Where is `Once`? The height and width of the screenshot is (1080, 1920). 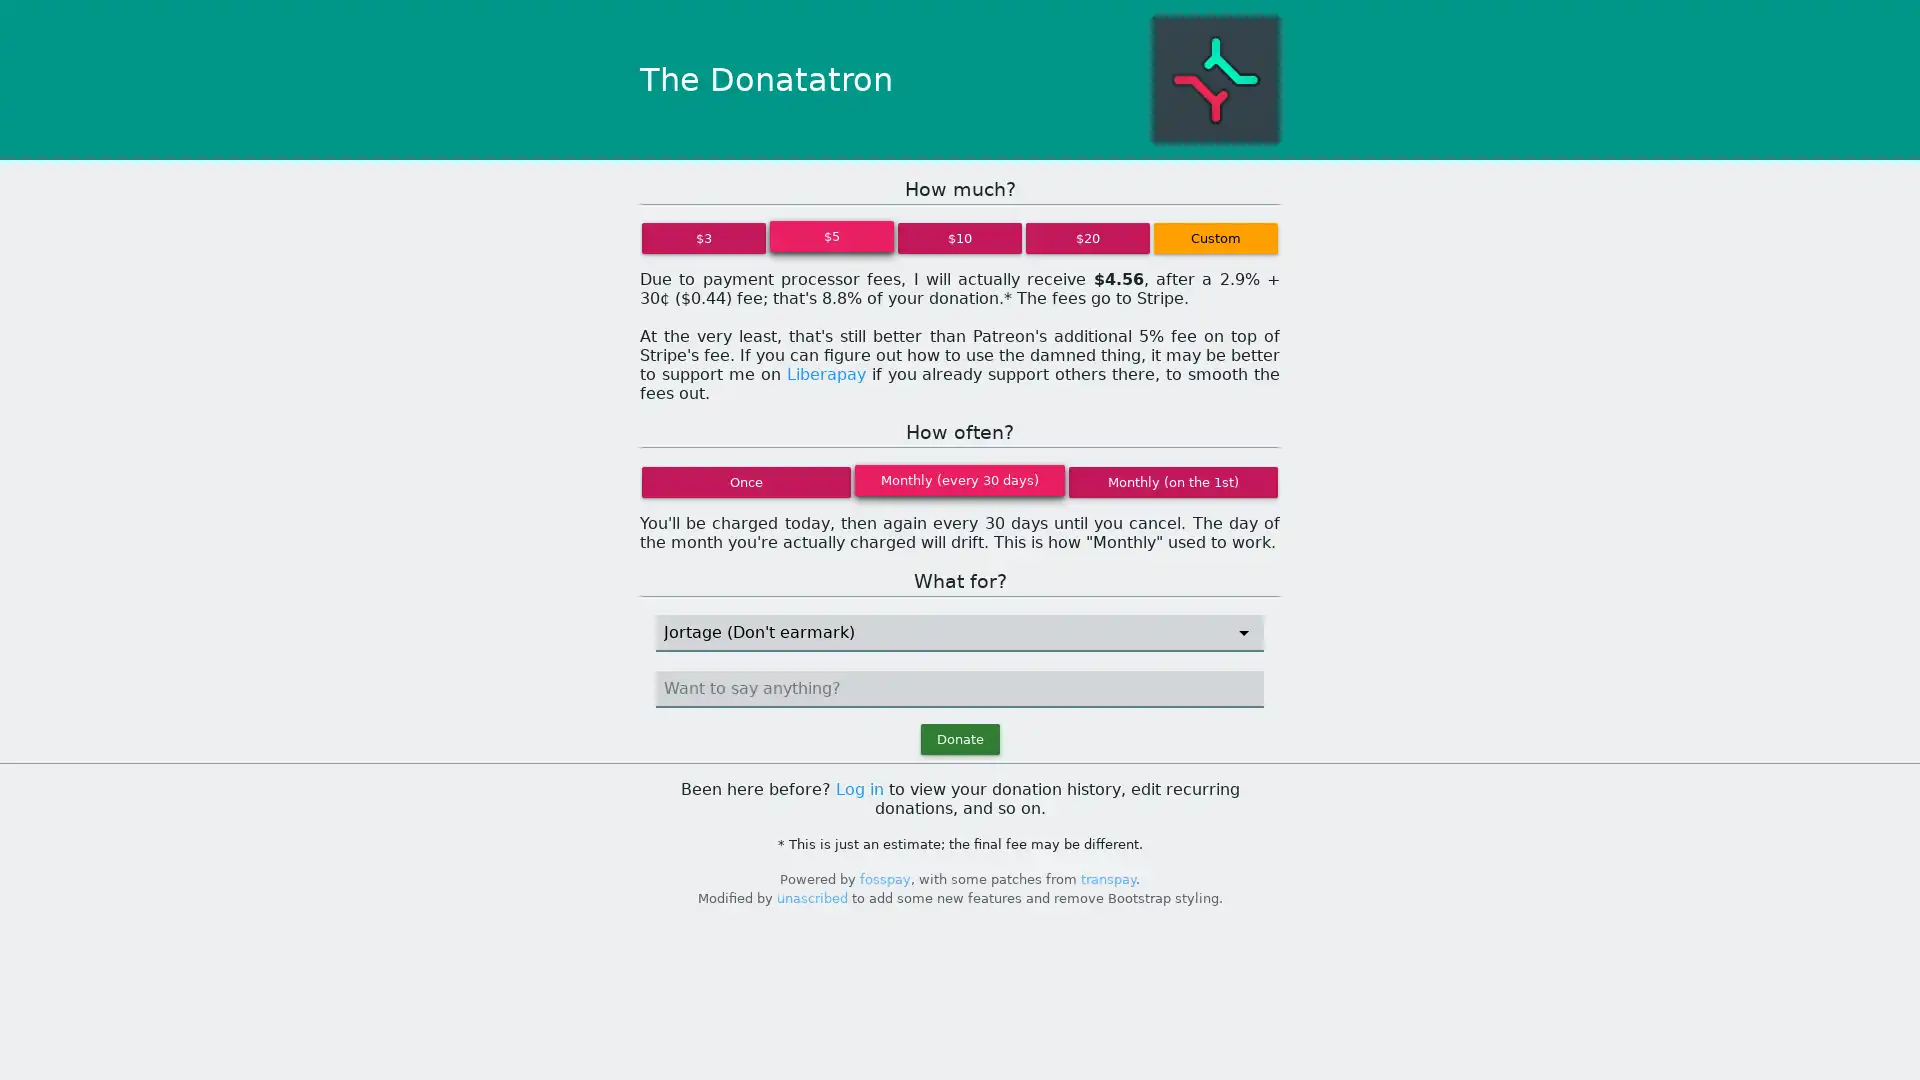 Once is located at coordinates (745, 481).